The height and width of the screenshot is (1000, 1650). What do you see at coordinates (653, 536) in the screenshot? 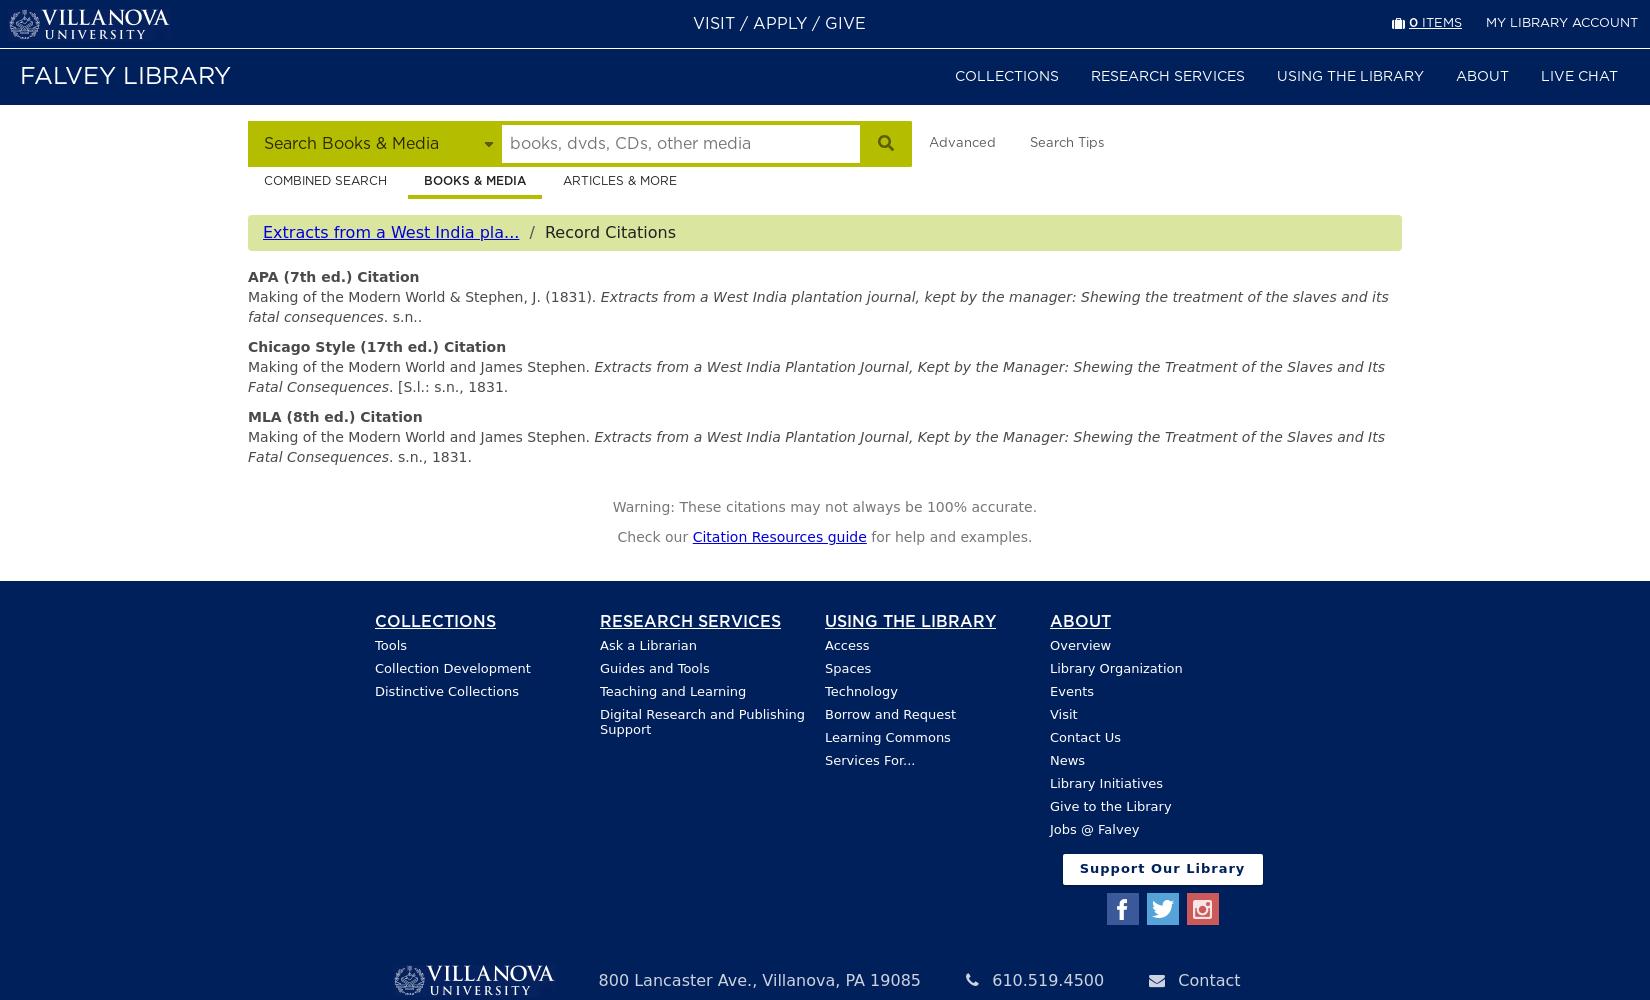
I see `'Check our'` at bounding box center [653, 536].